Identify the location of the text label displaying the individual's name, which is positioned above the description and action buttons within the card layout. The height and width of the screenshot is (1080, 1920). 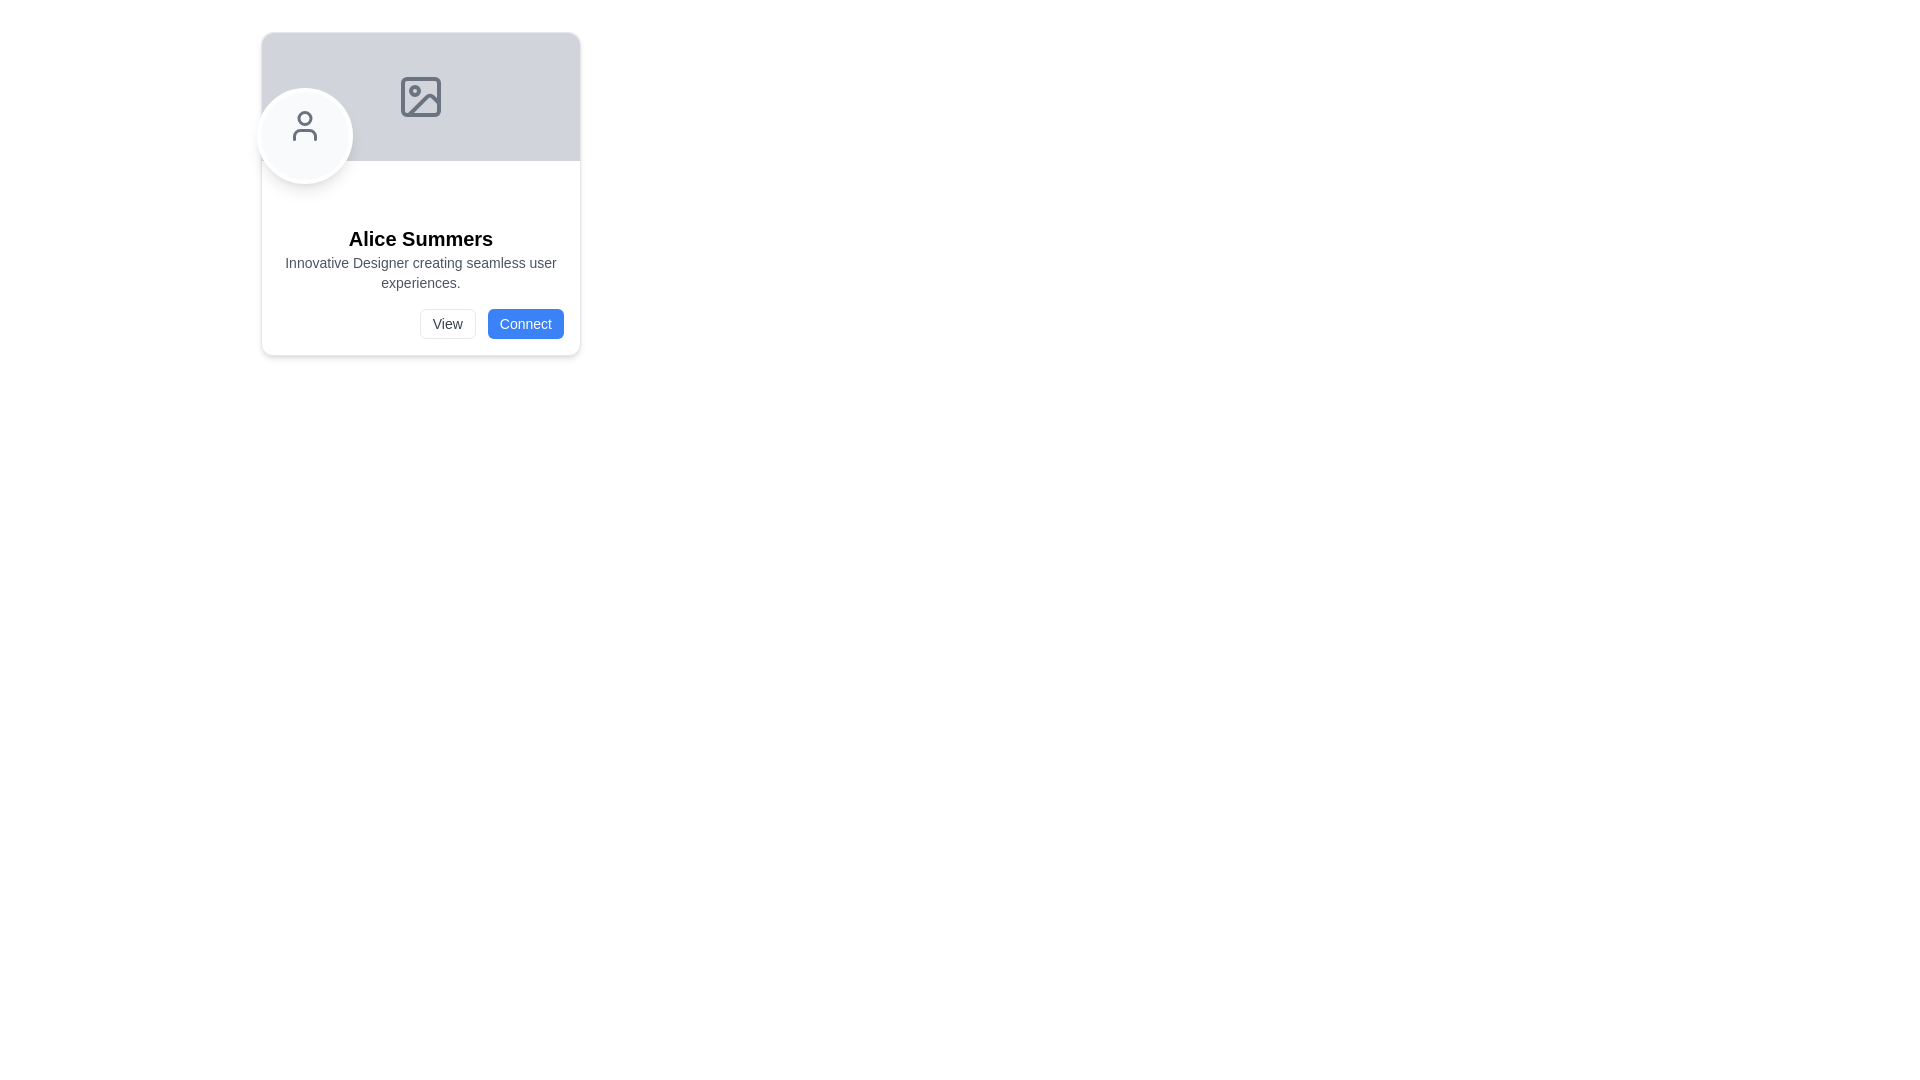
(420, 238).